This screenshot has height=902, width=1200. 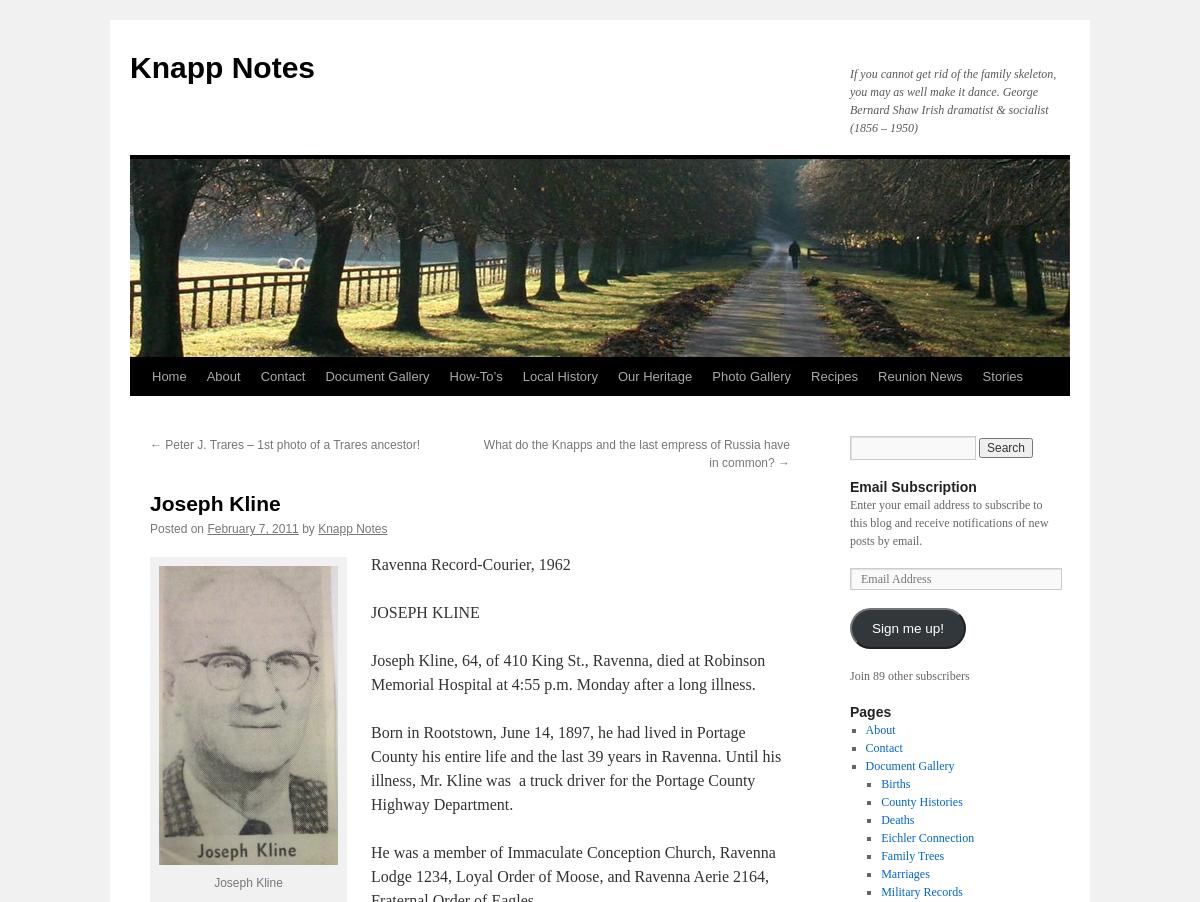 What do you see at coordinates (921, 891) in the screenshot?
I see `'Military Records'` at bounding box center [921, 891].